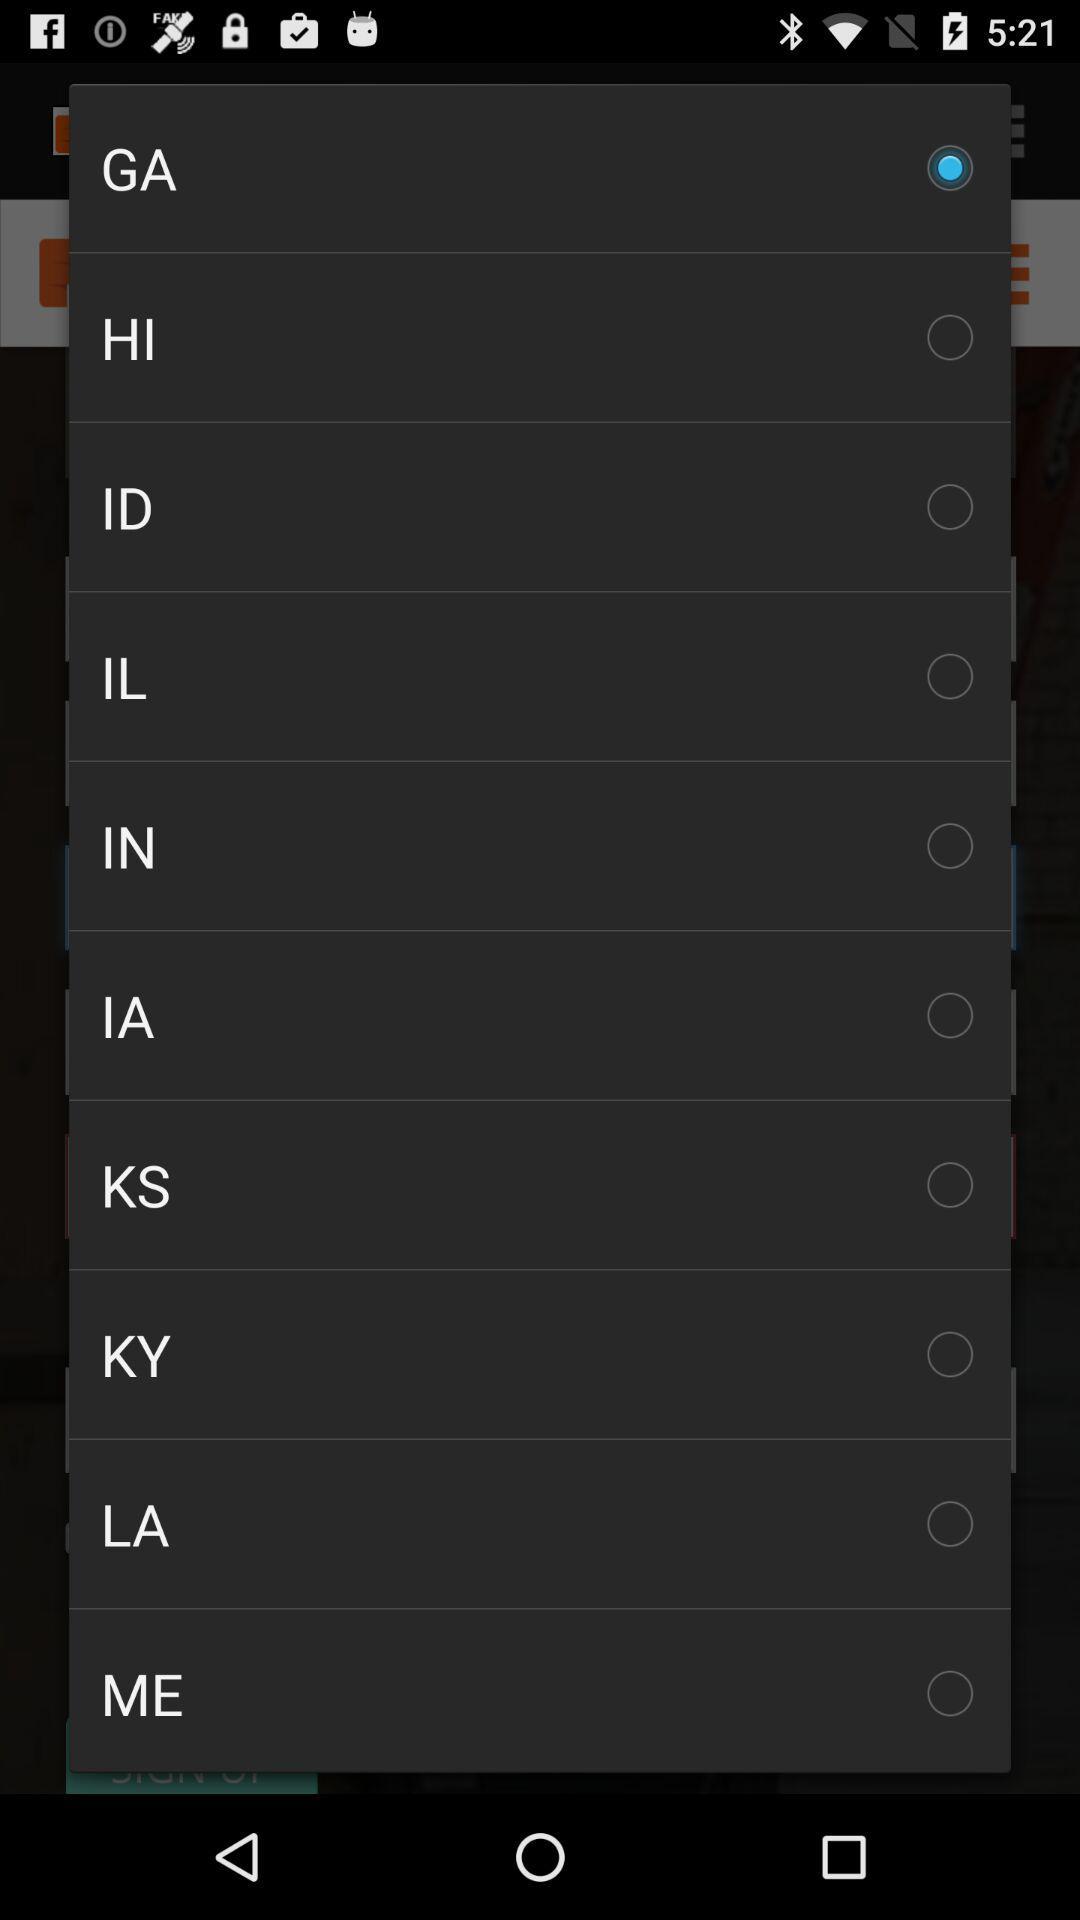  Describe the element at coordinates (540, 676) in the screenshot. I see `il item` at that location.